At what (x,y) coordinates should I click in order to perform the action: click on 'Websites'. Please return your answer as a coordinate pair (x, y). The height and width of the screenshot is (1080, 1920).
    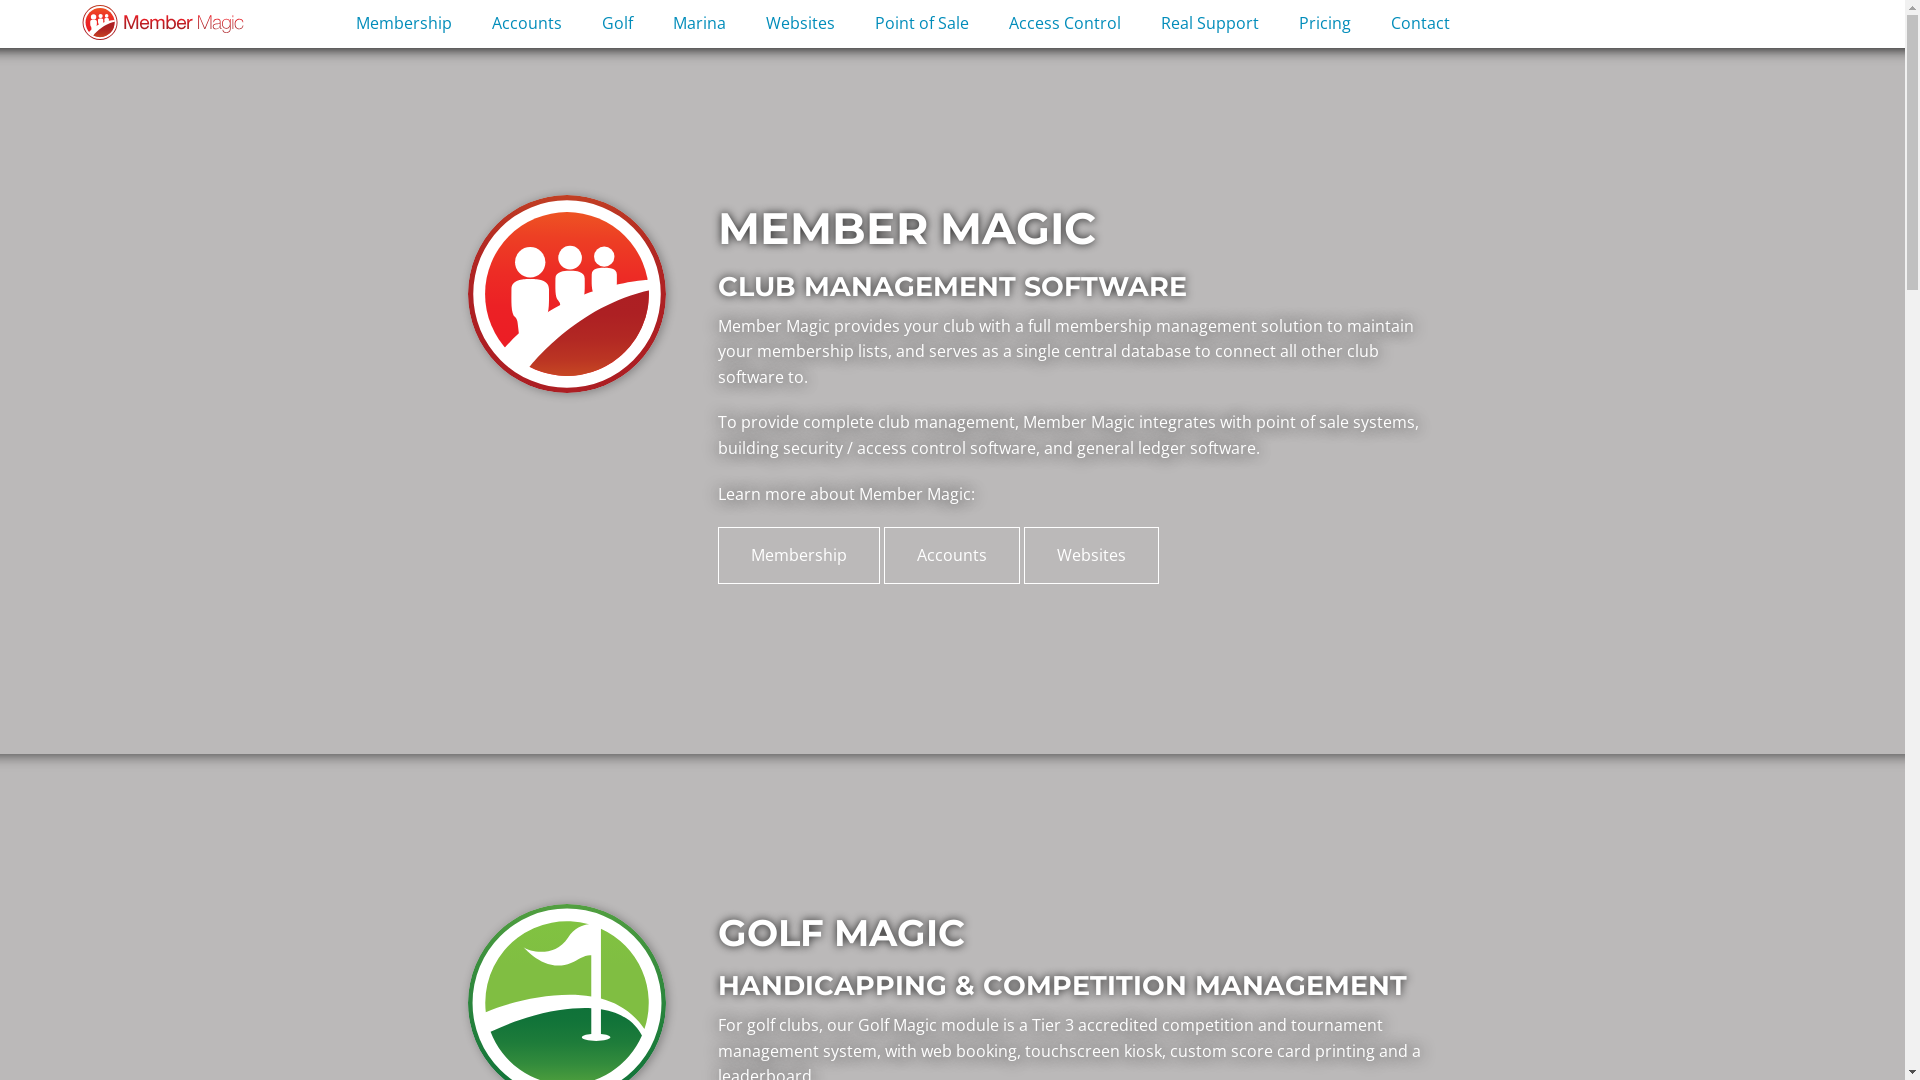
    Looking at the image, I should click on (1023, 555).